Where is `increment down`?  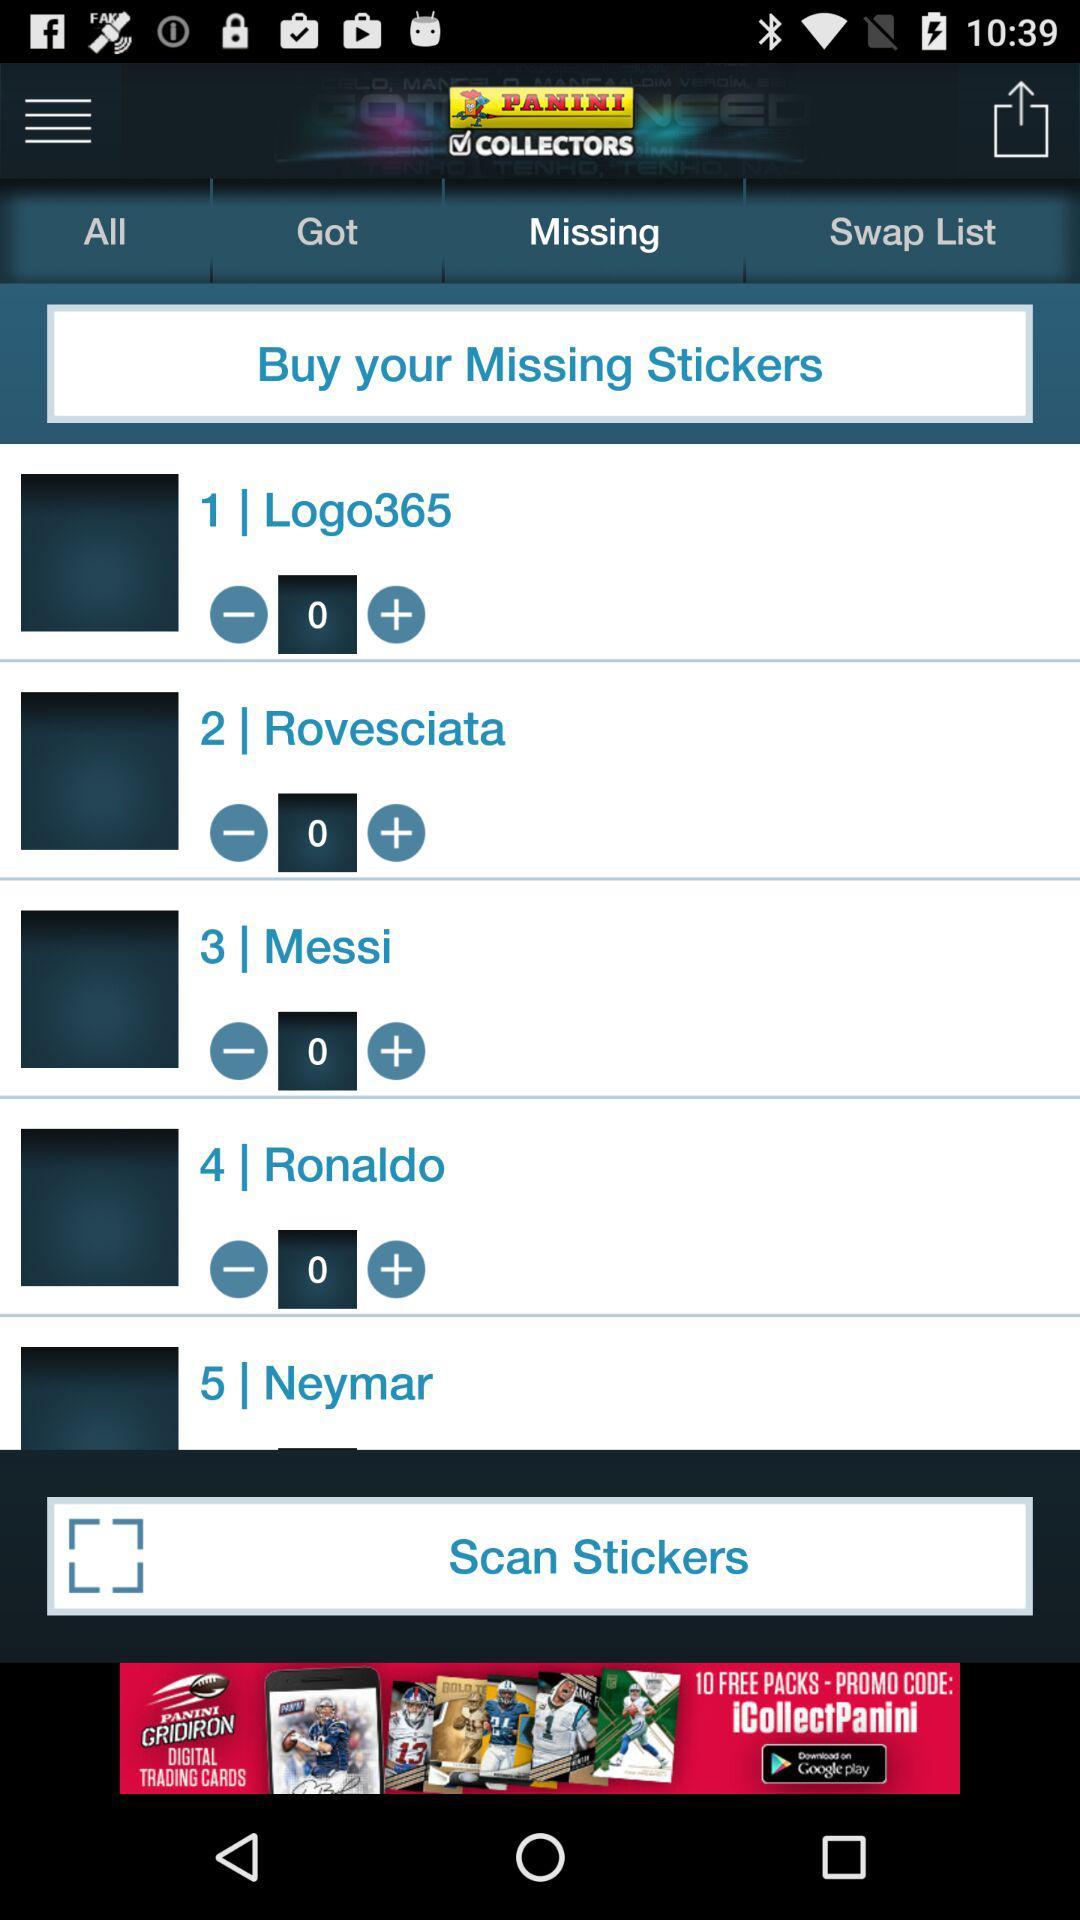
increment down is located at coordinates (237, 1268).